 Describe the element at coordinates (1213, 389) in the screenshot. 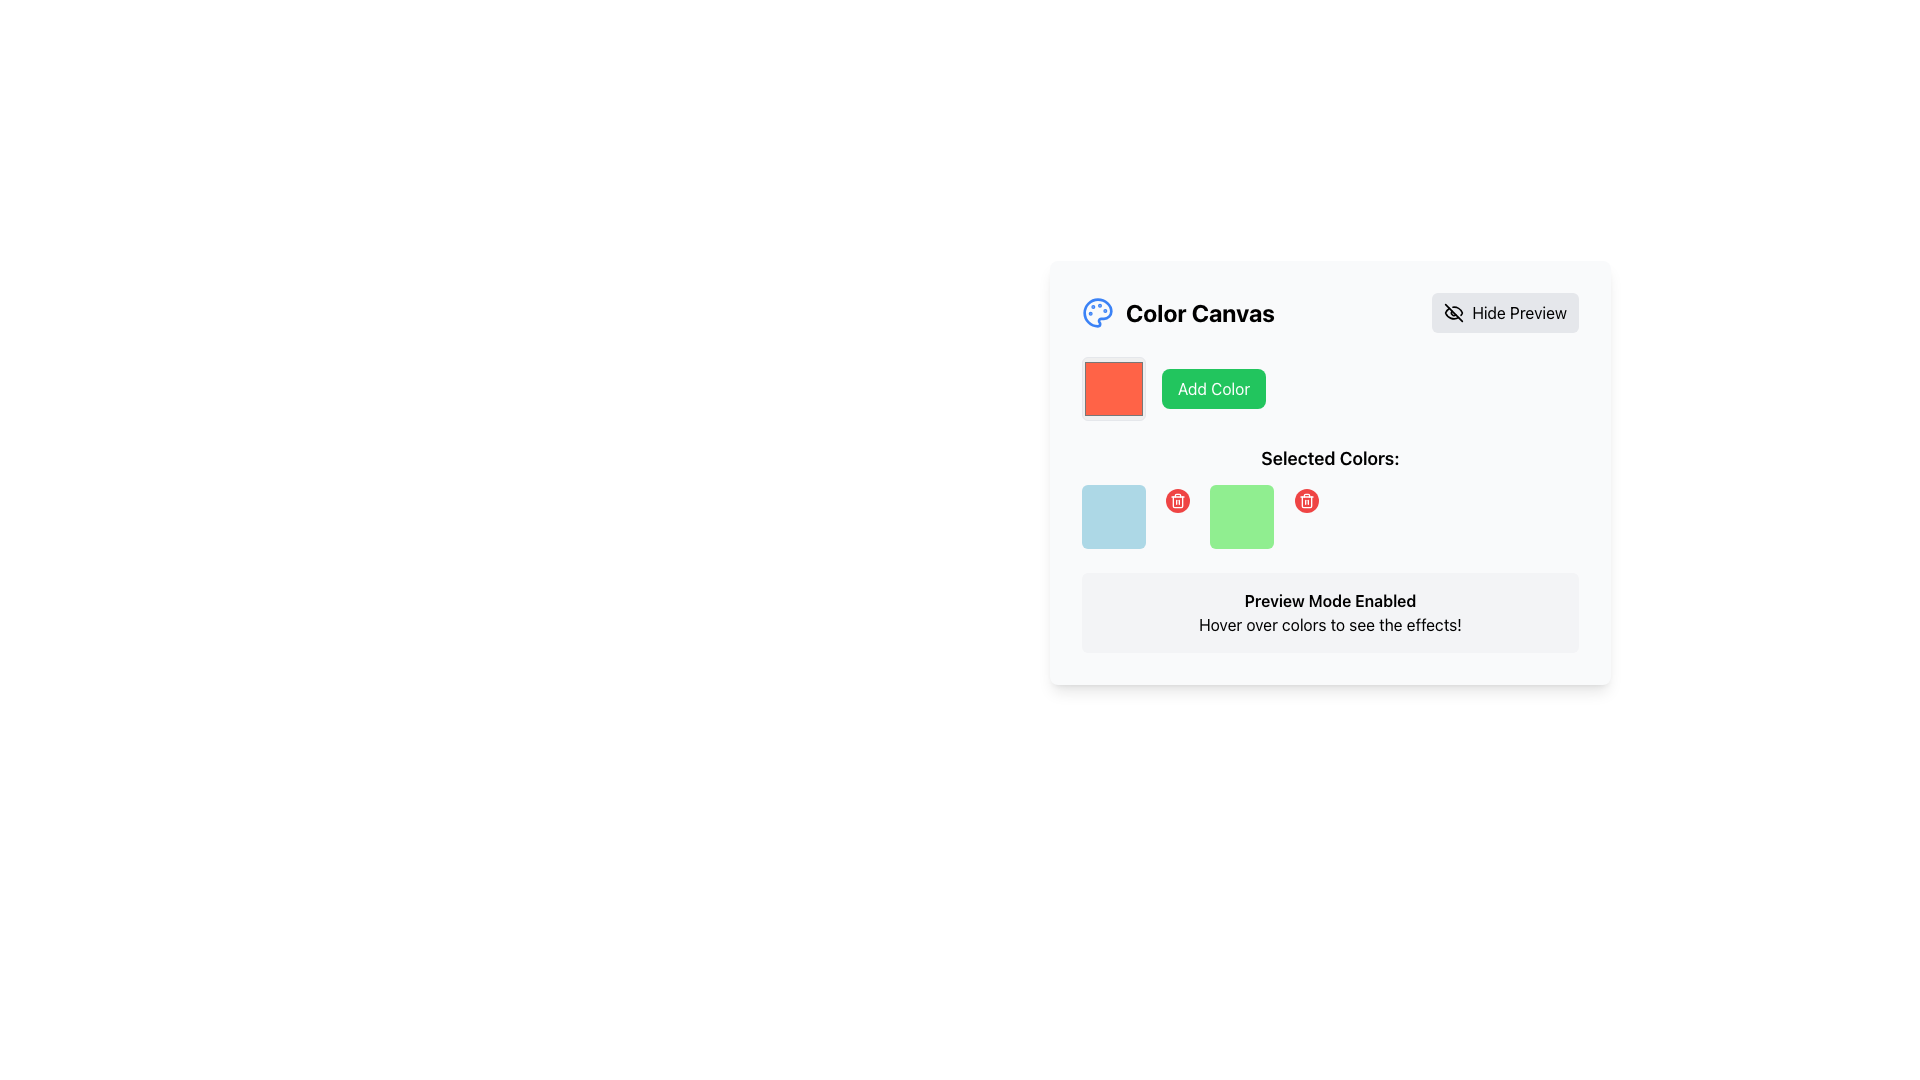

I see `the 'Add Color' button located in the right area of the interface, next to the square color box` at that location.